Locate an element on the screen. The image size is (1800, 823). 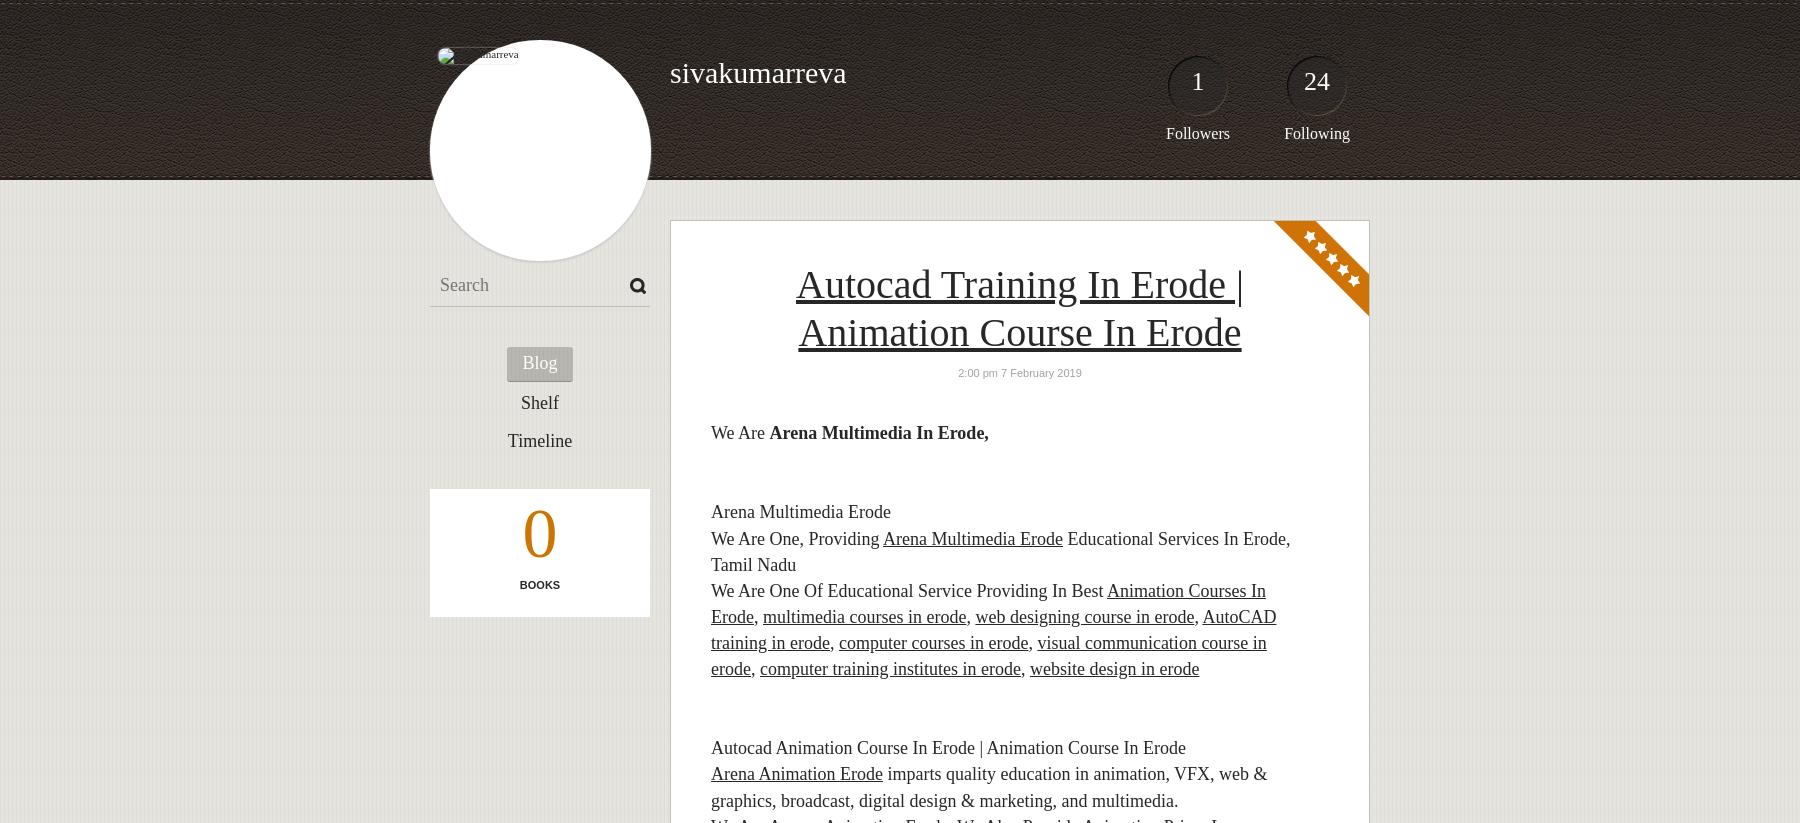
'Shelf' is located at coordinates (539, 401).